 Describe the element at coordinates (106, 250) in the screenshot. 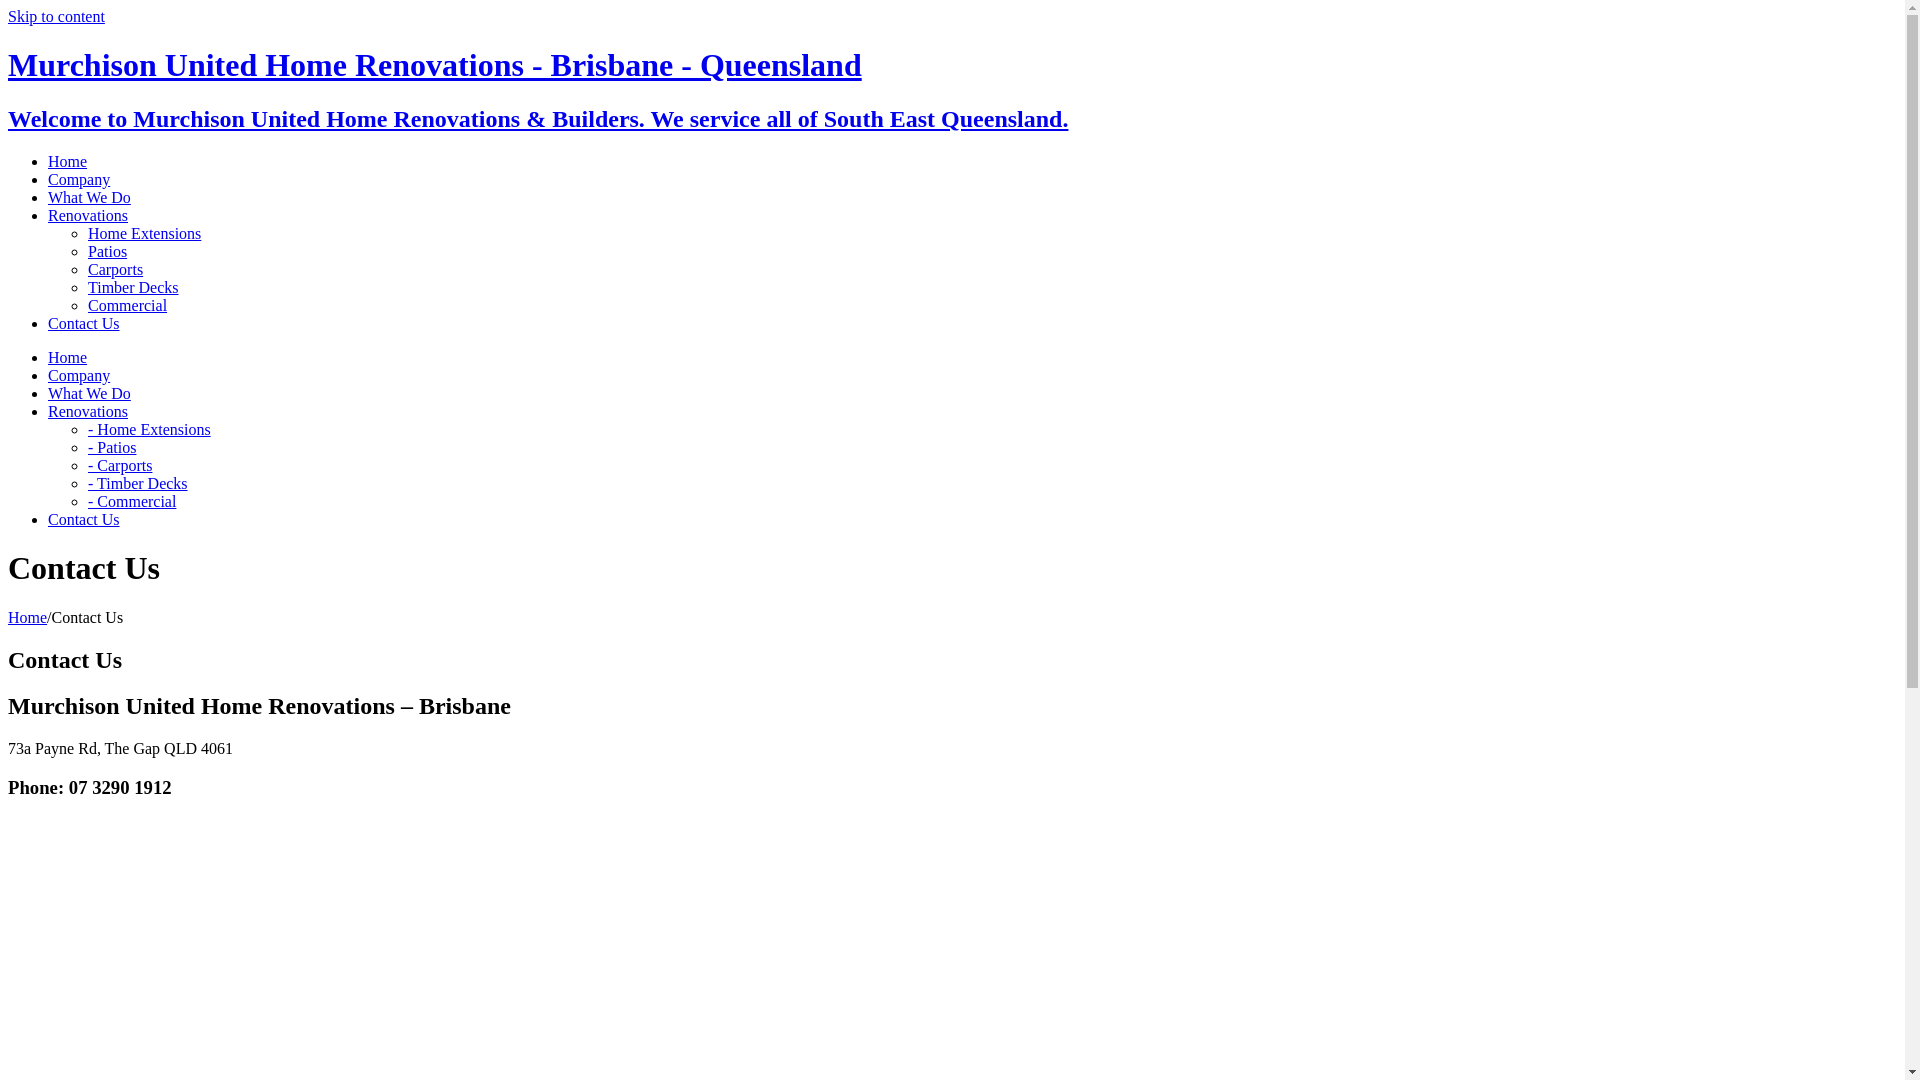

I see `'Patios'` at that location.